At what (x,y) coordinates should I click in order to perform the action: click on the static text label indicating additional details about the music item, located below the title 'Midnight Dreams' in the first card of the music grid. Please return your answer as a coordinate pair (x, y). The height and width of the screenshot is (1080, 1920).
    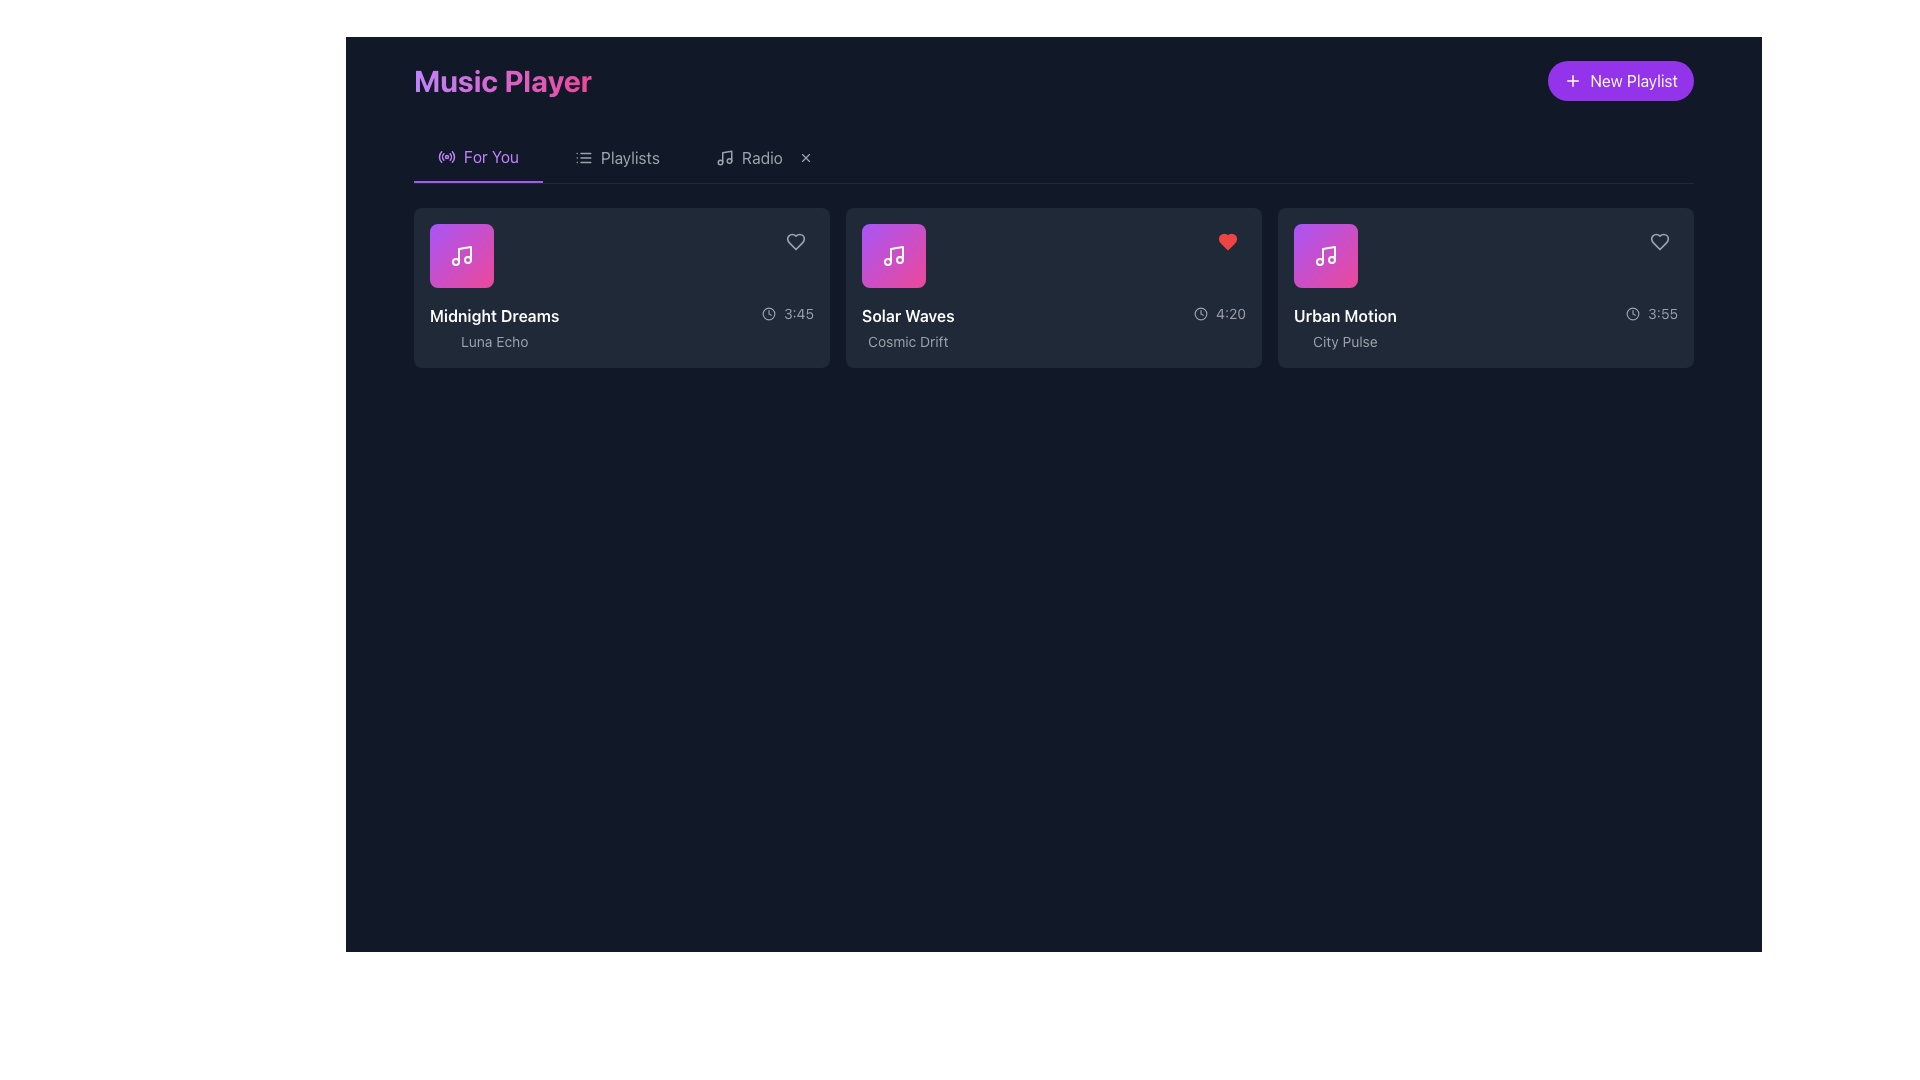
    Looking at the image, I should click on (494, 341).